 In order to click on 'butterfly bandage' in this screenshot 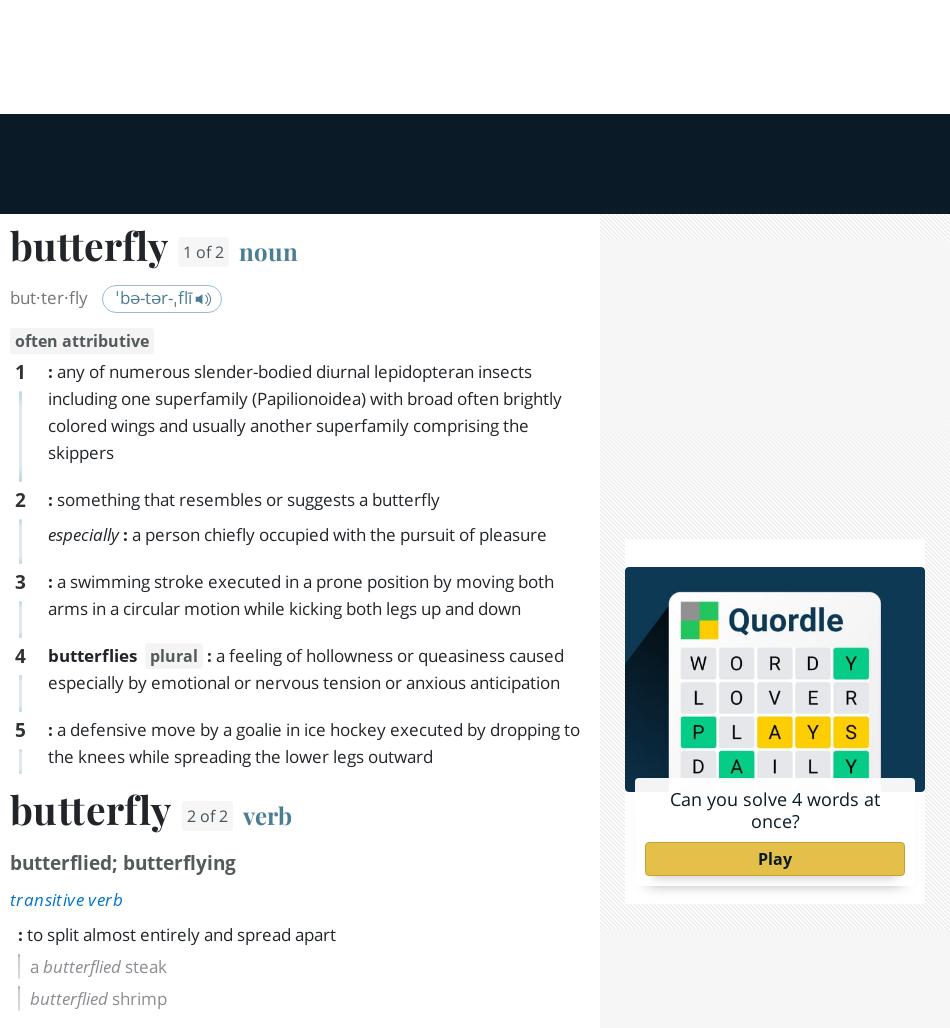, I will do `click(154, 237)`.